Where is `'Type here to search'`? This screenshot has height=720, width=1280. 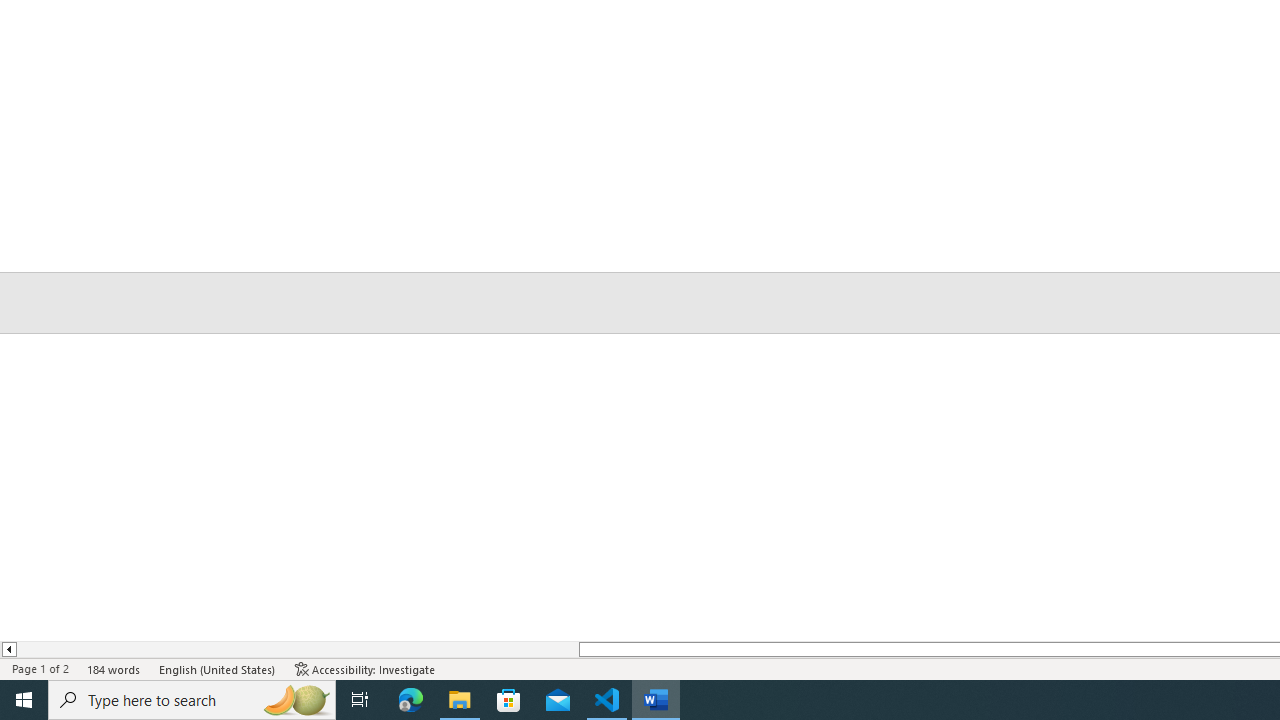
'Type here to search' is located at coordinates (192, 698).